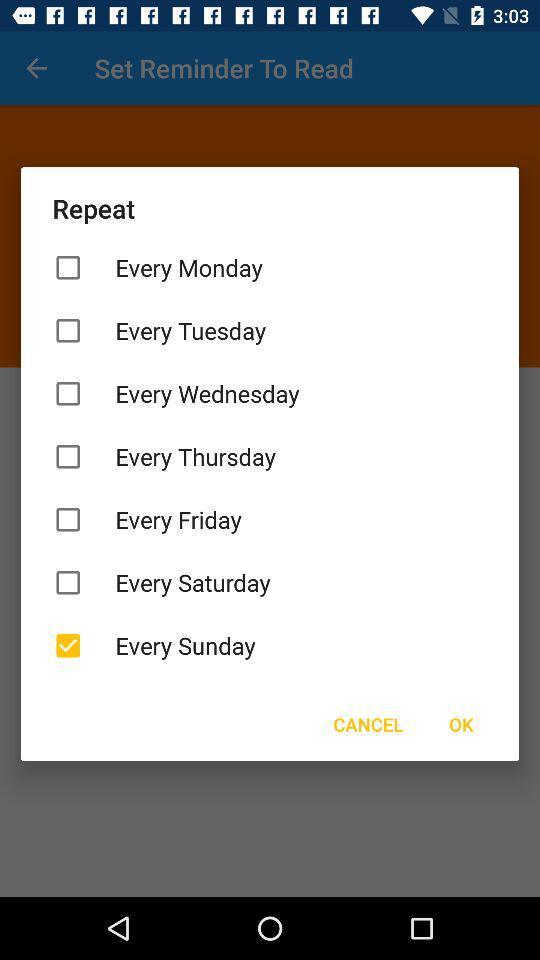 The width and height of the screenshot is (540, 960). What do you see at coordinates (367, 723) in the screenshot?
I see `cancel item` at bounding box center [367, 723].